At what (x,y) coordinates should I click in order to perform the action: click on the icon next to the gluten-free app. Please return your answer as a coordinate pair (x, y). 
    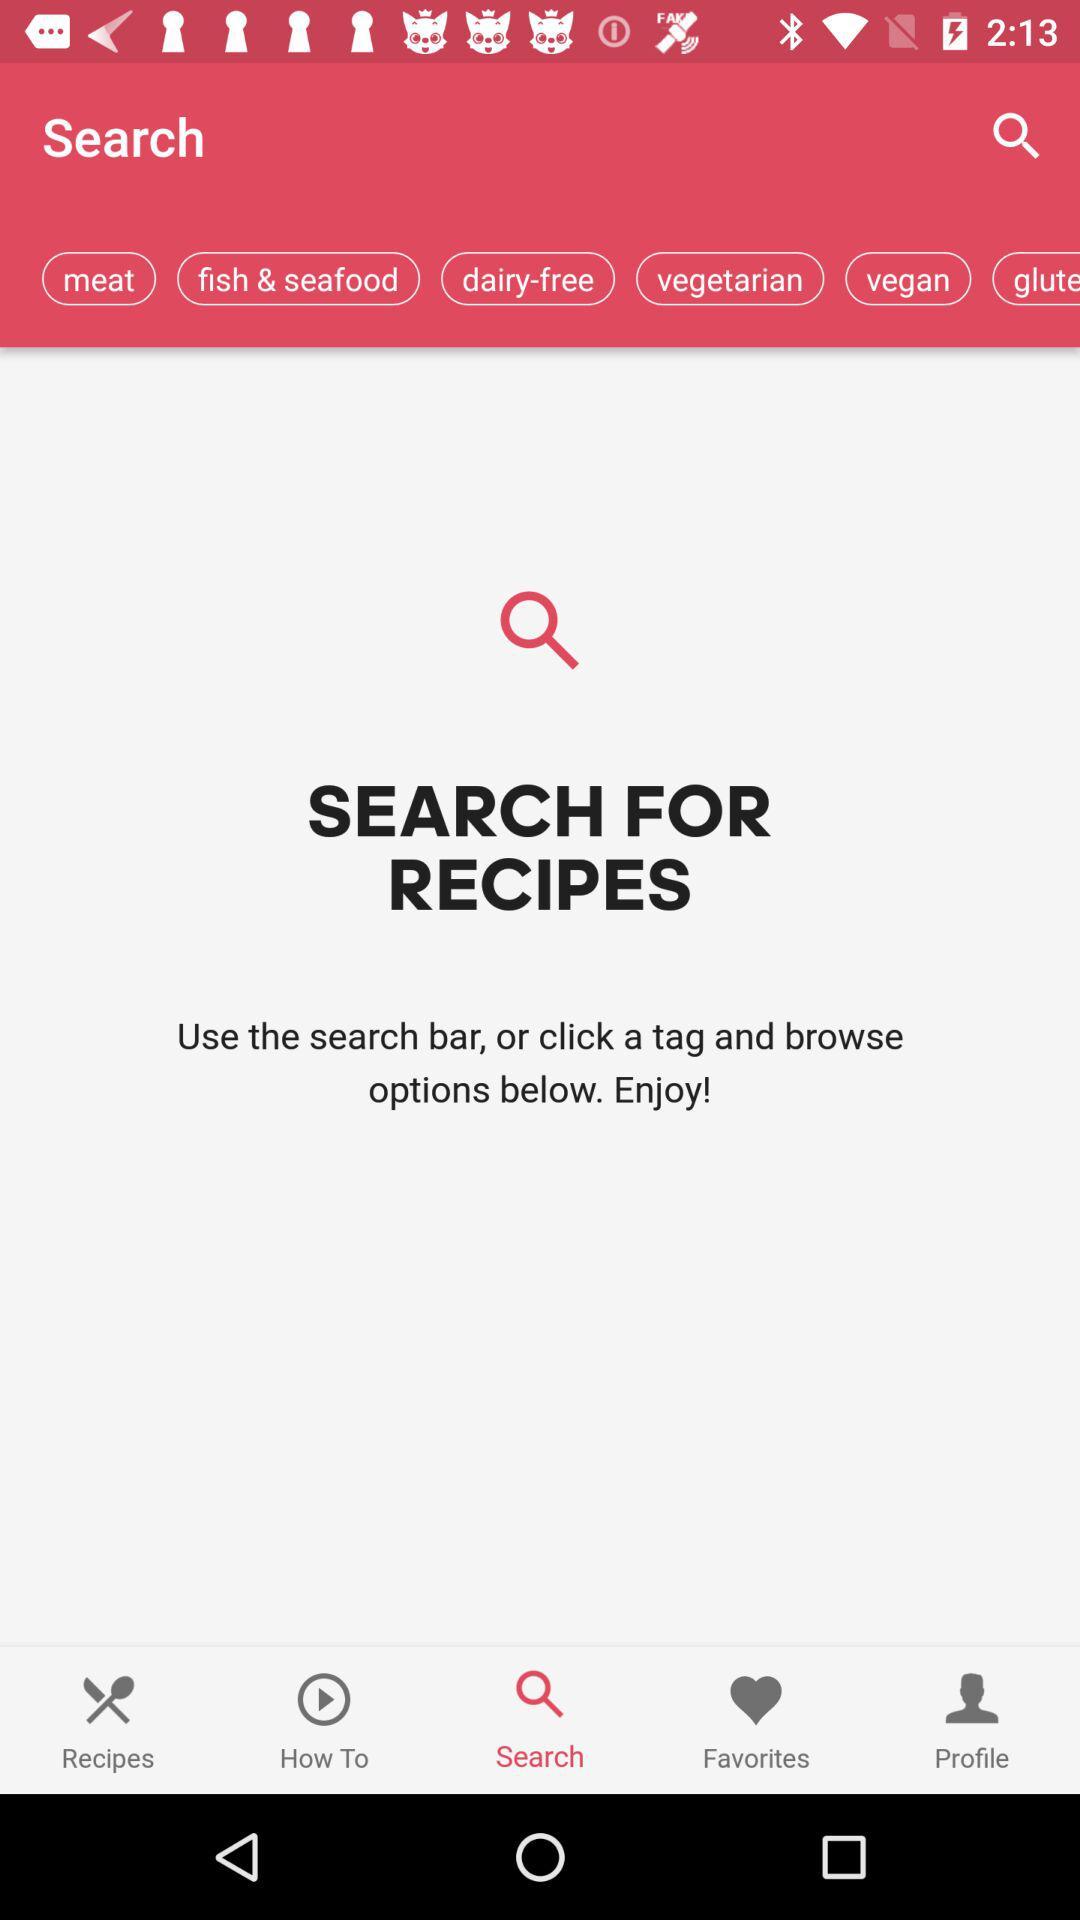
    Looking at the image, I should click on (908, 277).